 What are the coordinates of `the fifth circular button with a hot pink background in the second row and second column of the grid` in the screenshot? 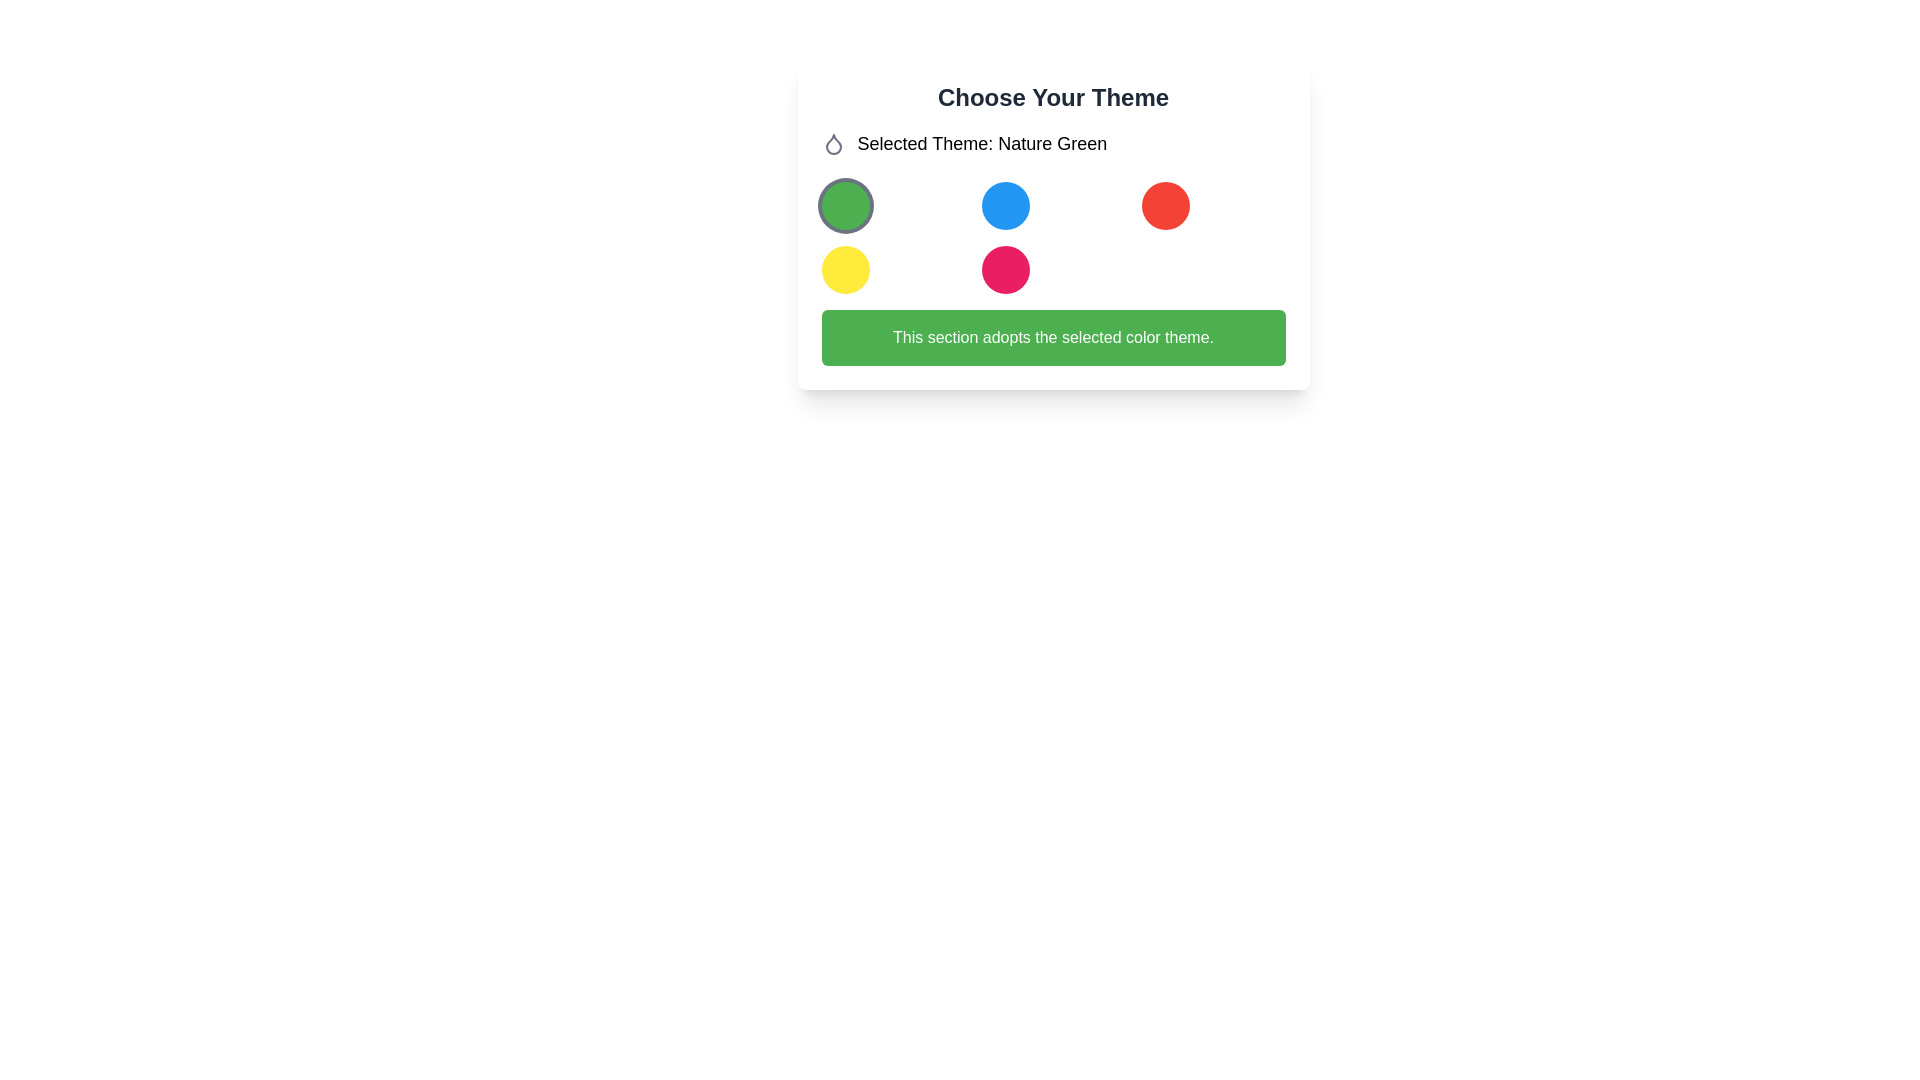 It's located at (1005, 270).